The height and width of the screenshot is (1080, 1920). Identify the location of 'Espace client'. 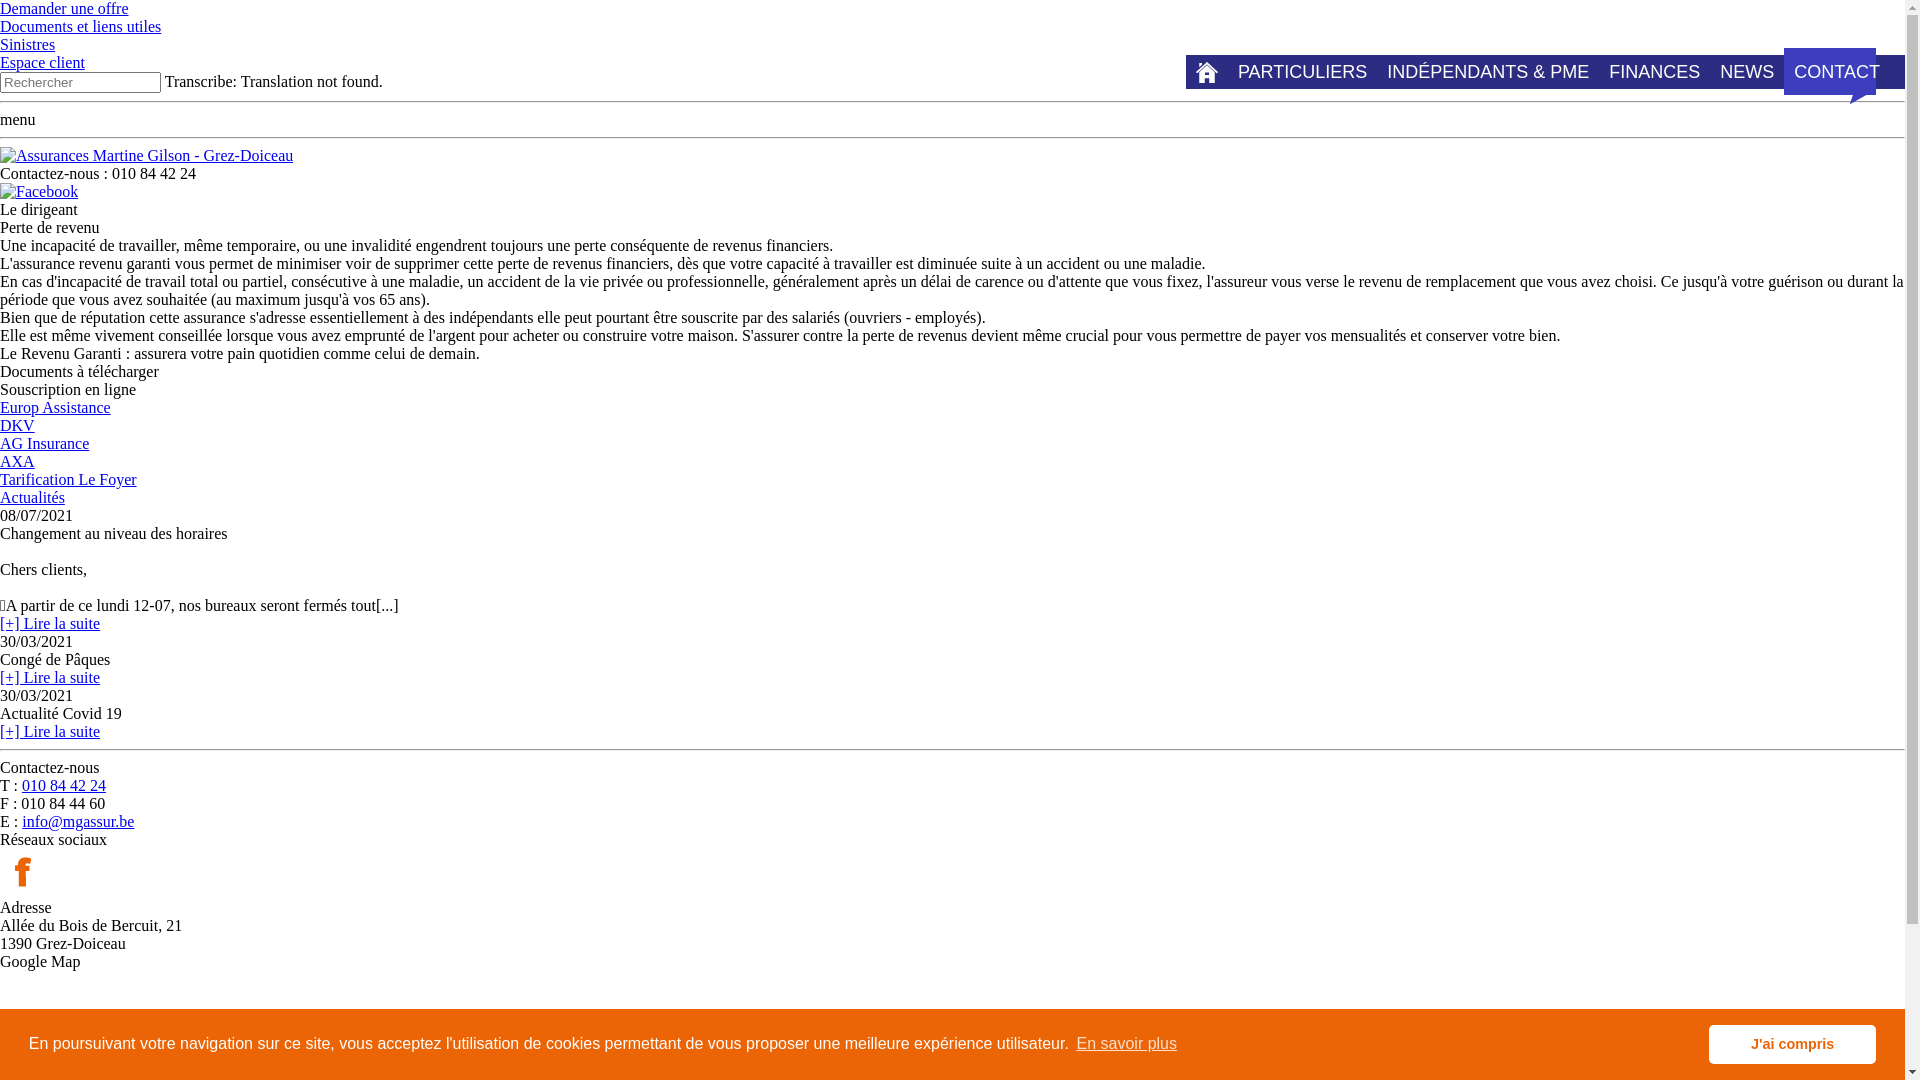
(42, 61).